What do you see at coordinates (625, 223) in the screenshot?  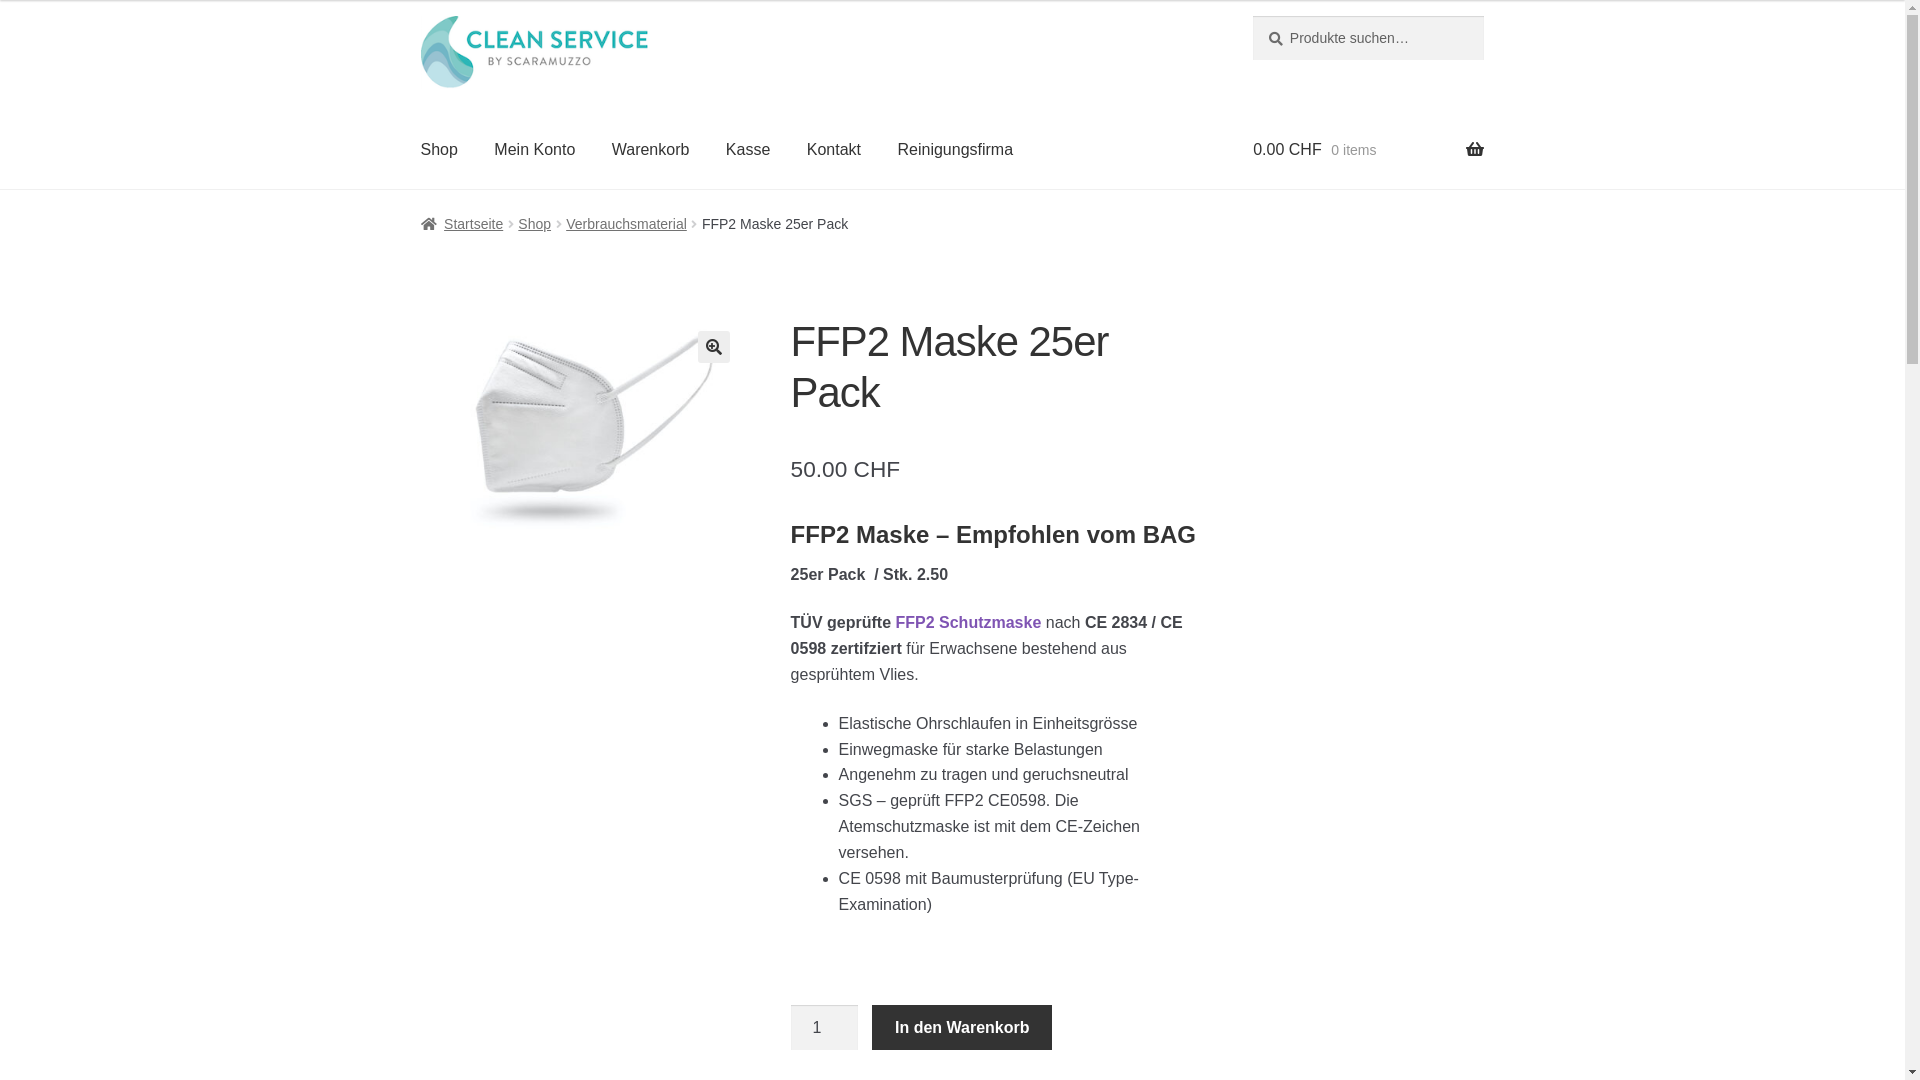 I see `'Verbrauchsmaterial'` at bounding box center [625, 223].